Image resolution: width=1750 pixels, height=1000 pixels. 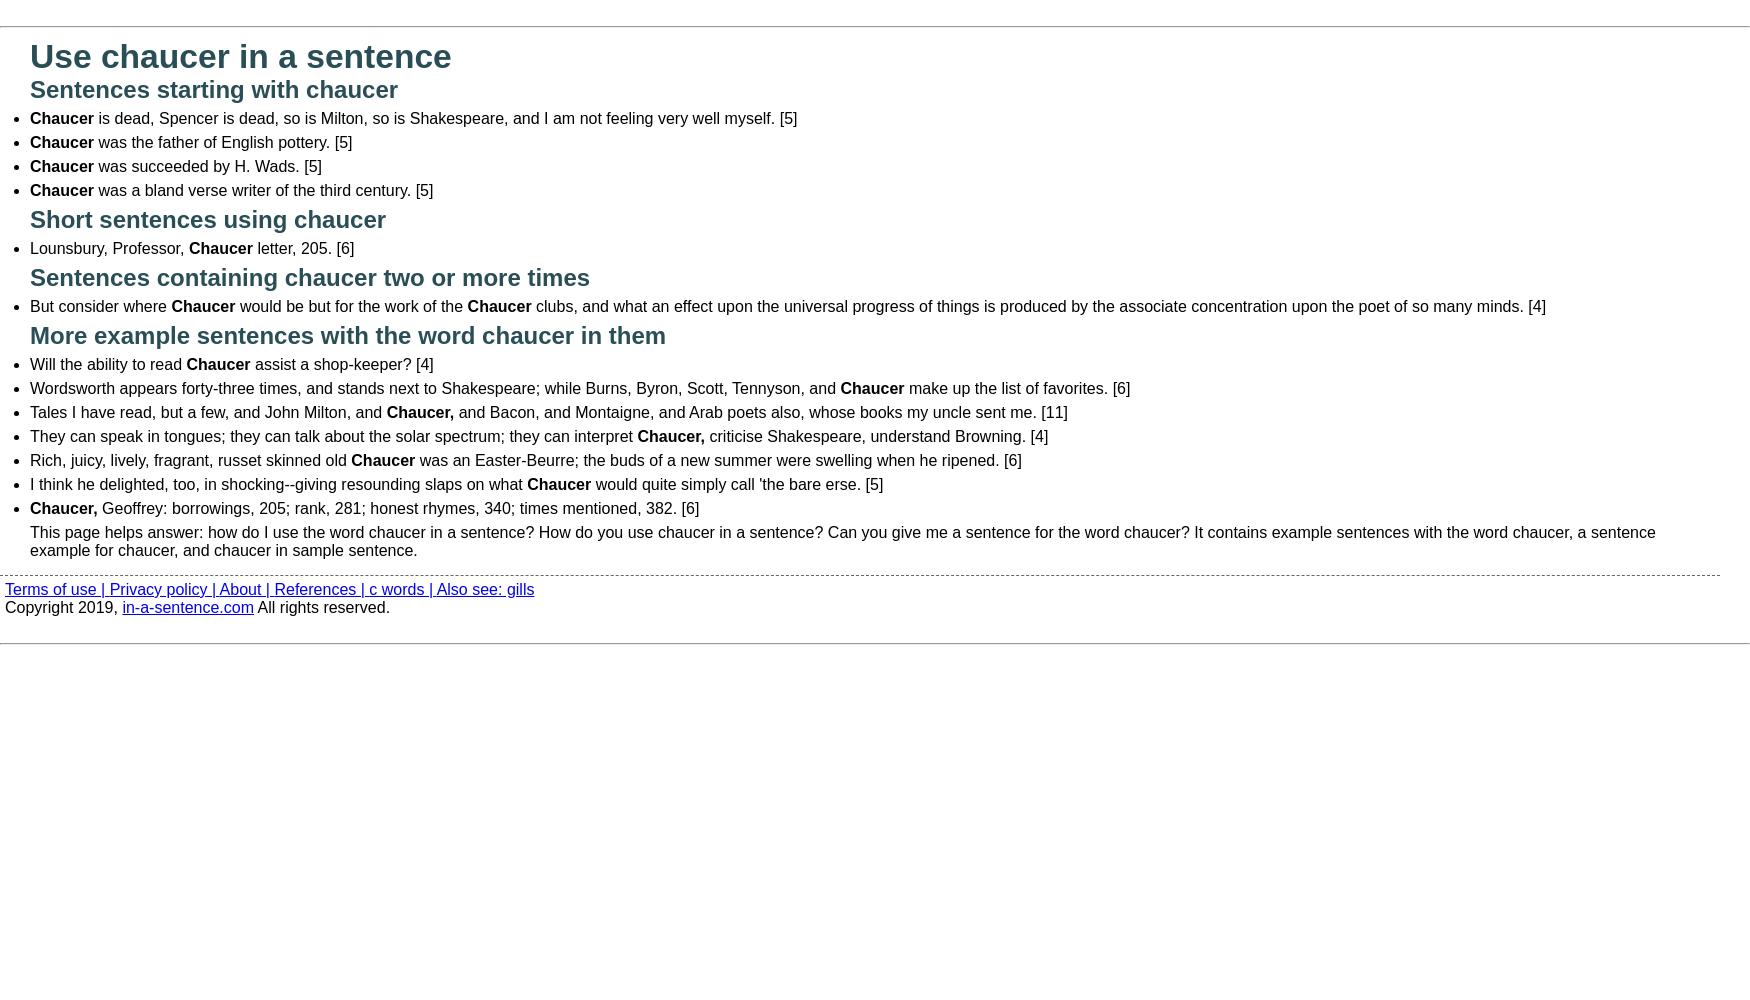 What do you see at coordinates (277, 483) in the screenshot?
I see `'I think he delighted, too, in shocking--giving resounding slaps on what'` at bounding box center [277, 483].